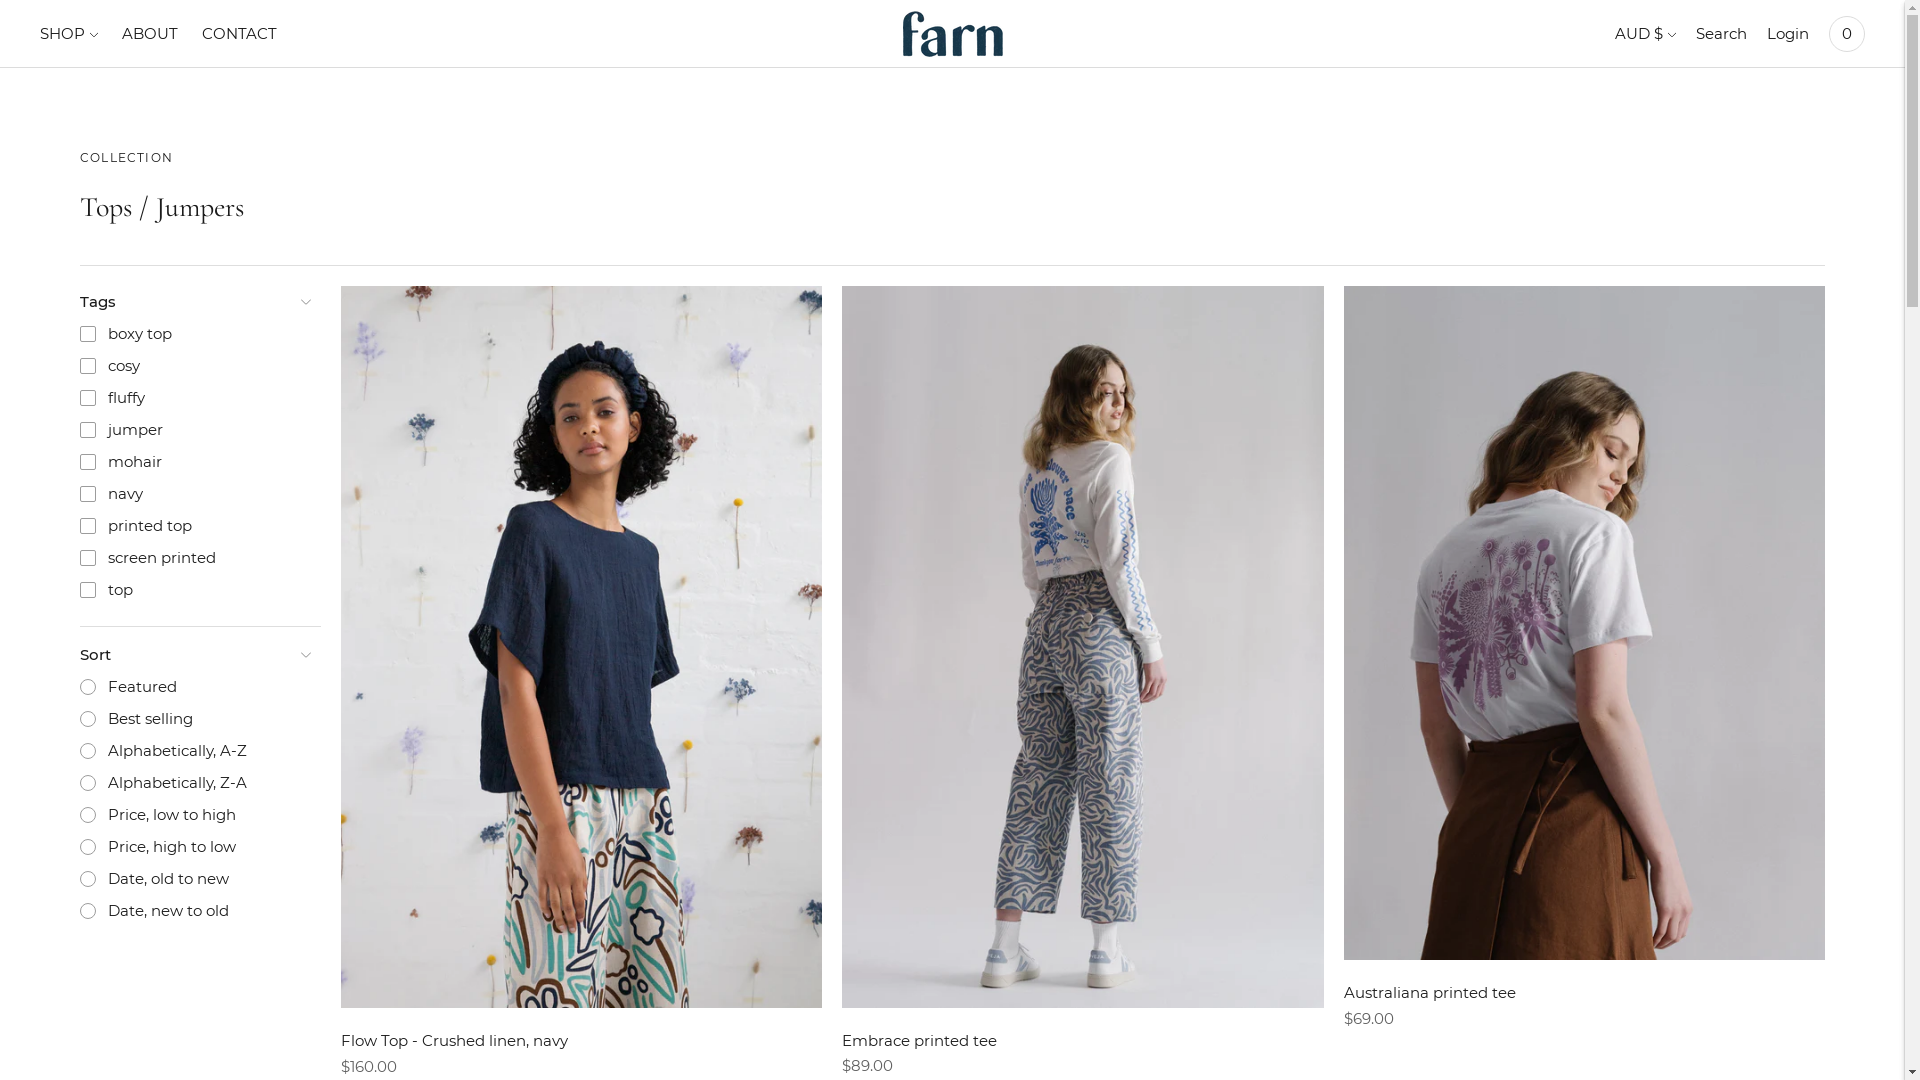 This screenshot has width=1920, height=1080. What do you see at coordinates (194, 301) in the screenshot?
I see `'Tags'` at bounding box center [194, 301].